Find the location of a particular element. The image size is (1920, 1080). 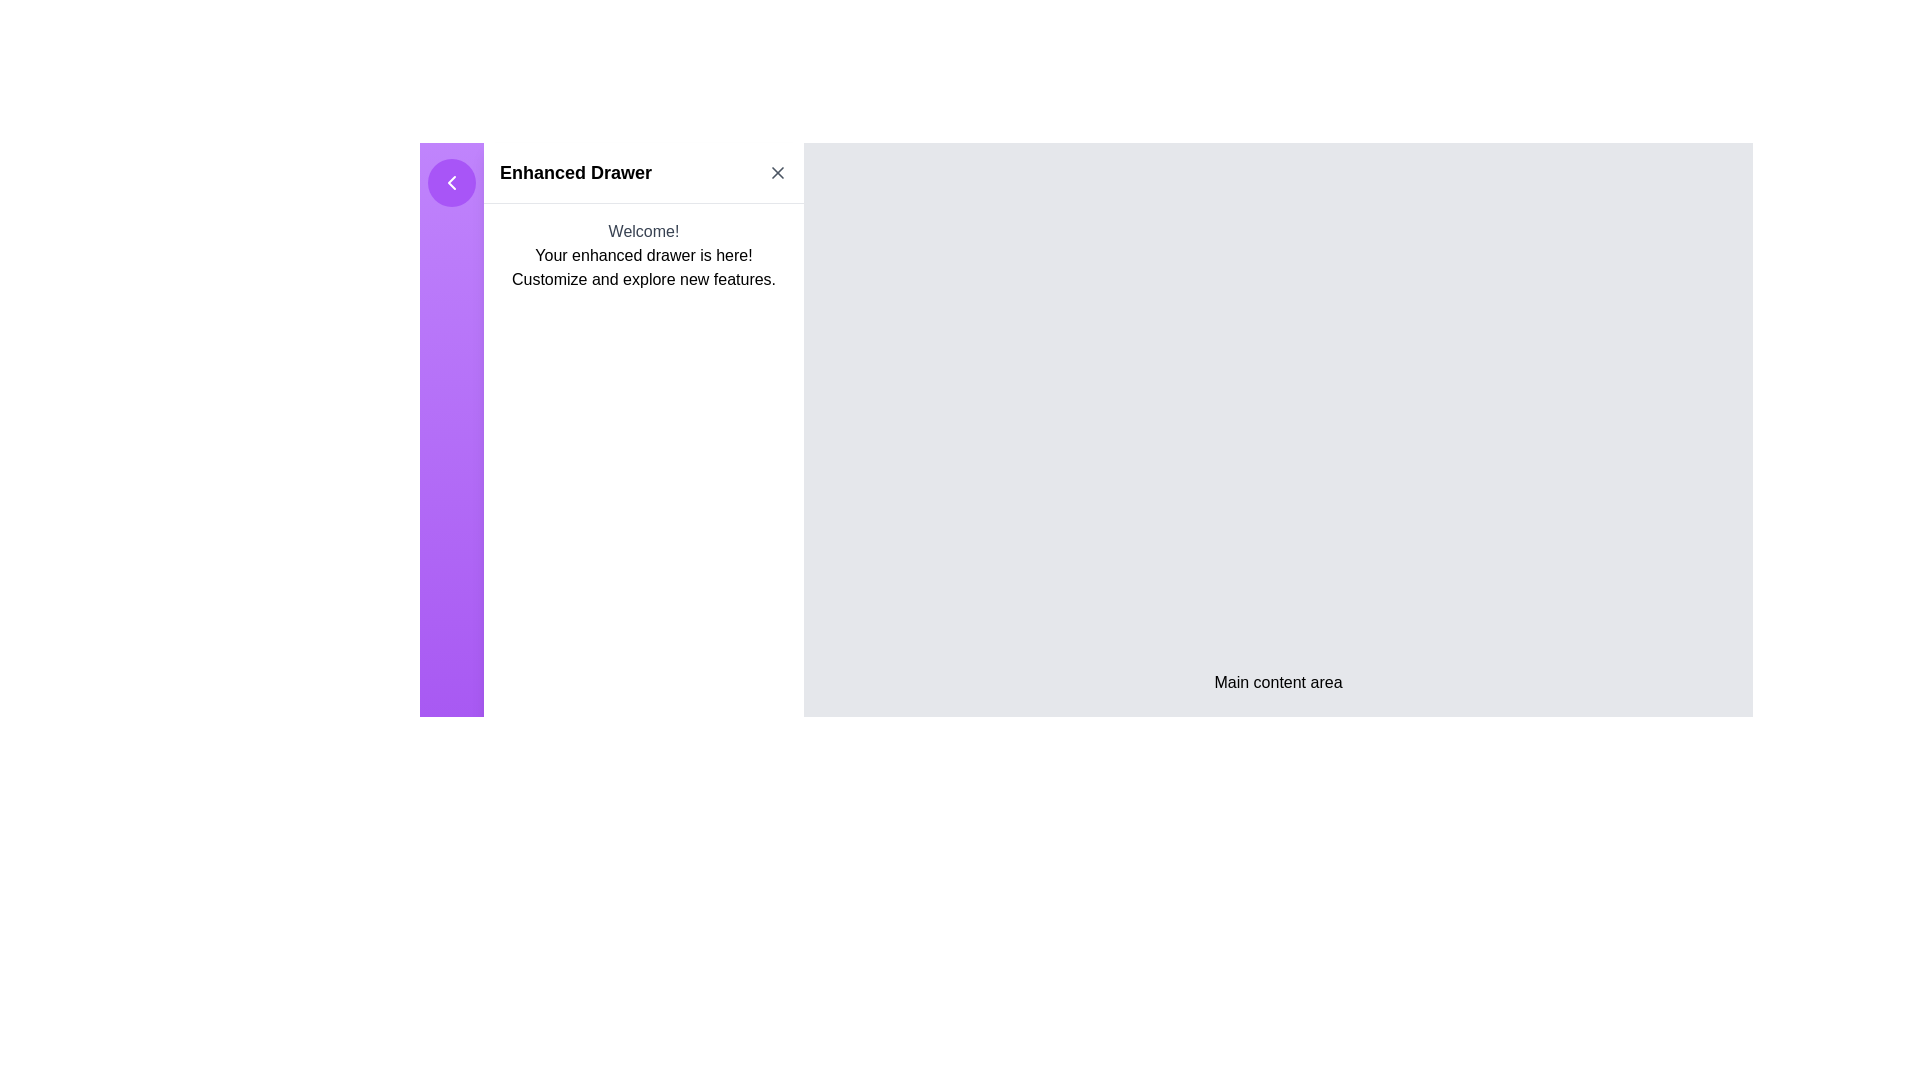

text displayed below the 'Welcome!' message, which says 'Your enhanced drawer is here!' and 'Customize and explore new features.' is located at coordinates (643, 266).